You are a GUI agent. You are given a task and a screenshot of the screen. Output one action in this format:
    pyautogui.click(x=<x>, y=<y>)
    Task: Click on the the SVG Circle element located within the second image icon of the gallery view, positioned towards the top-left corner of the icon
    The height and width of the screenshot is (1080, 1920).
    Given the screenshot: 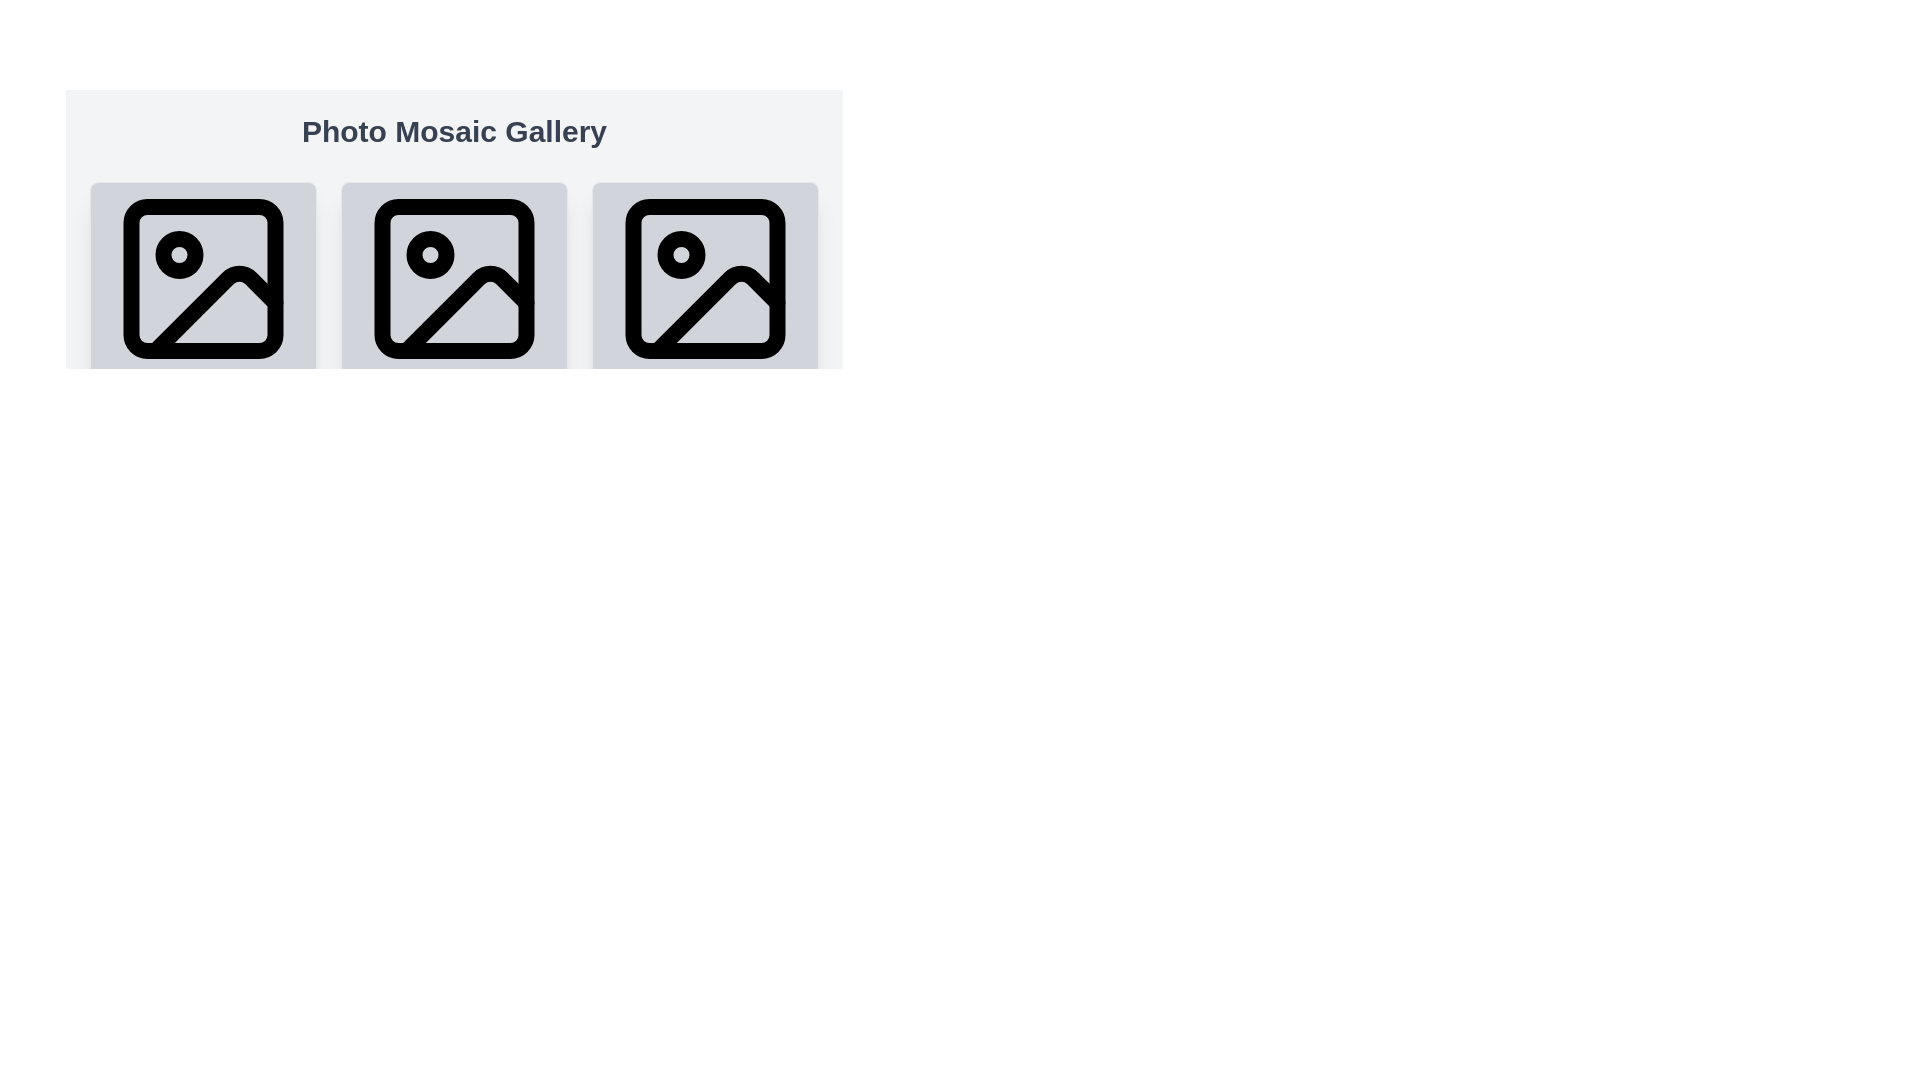 What is the action you would take?
    pyautogui.click(x=681, y=253)
    